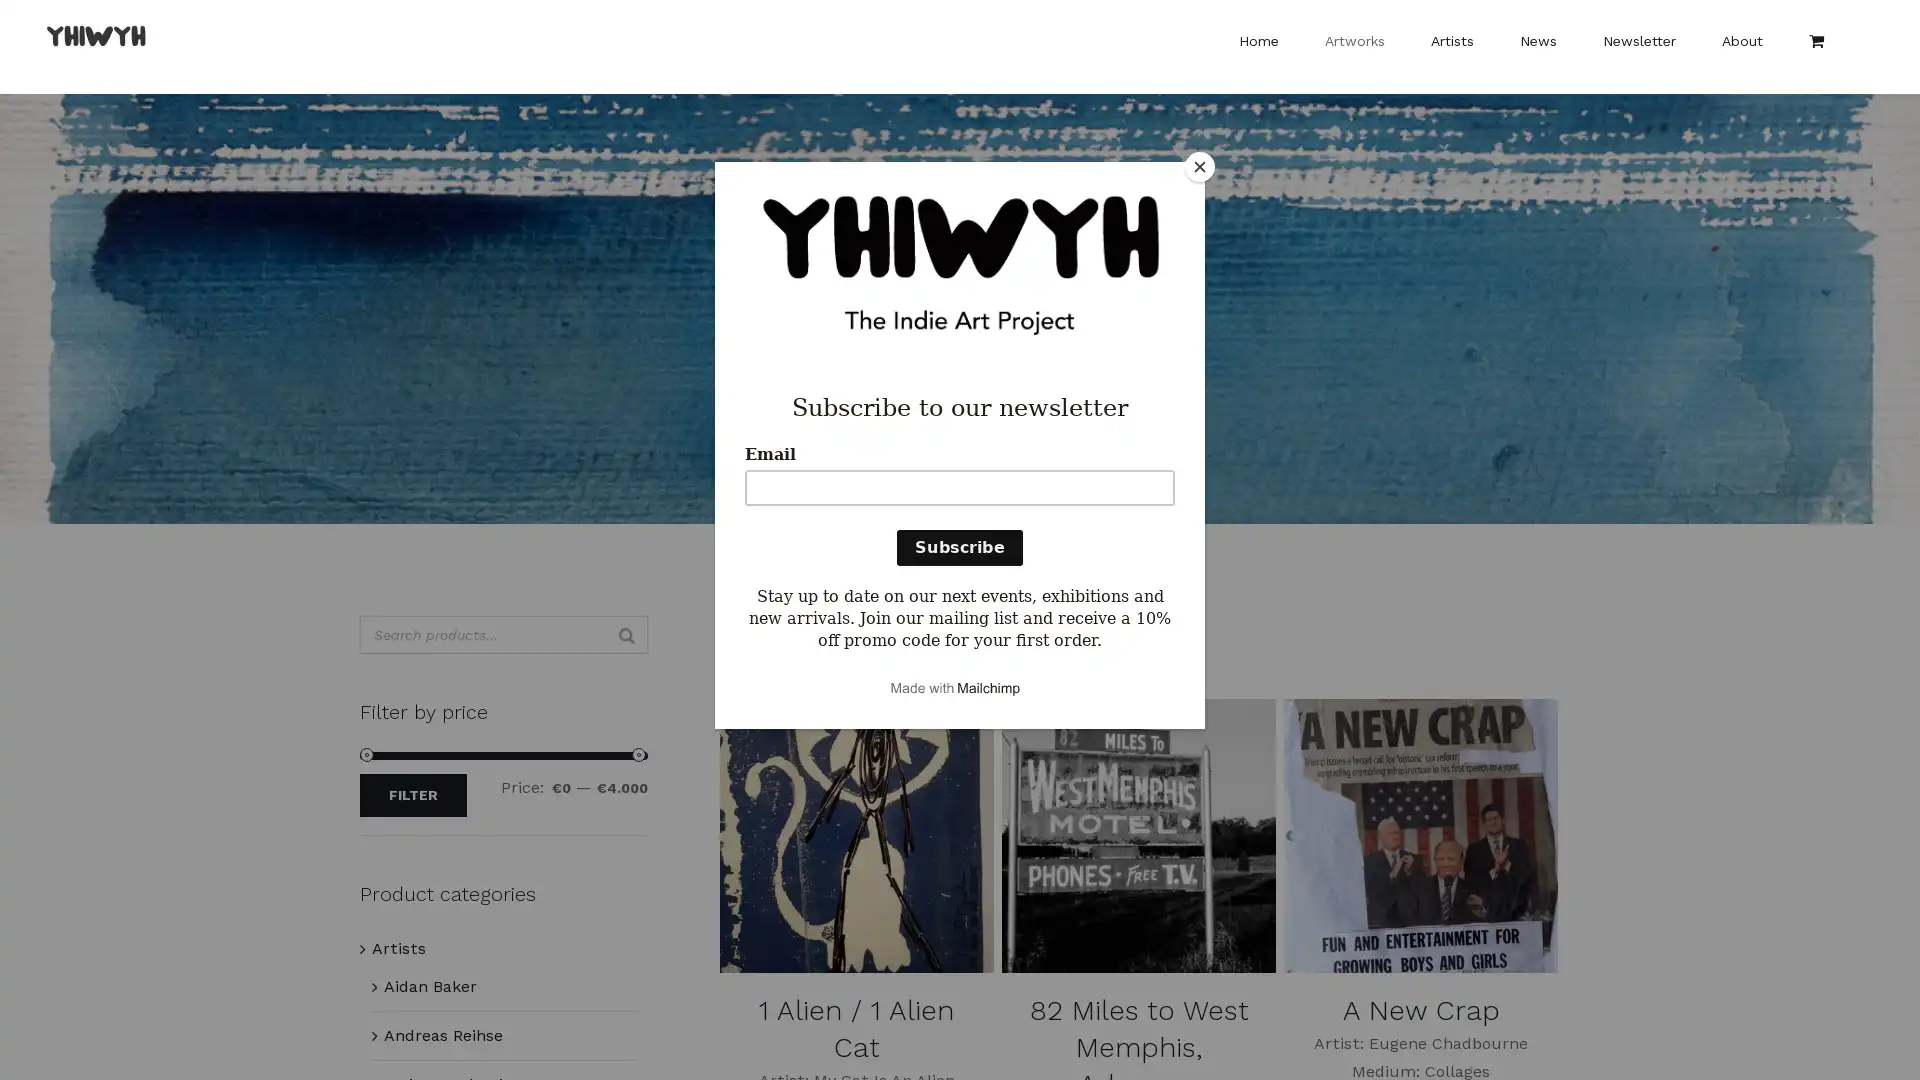 The image size is (1920, 1080). I want to click on Search, so click(626, 635).